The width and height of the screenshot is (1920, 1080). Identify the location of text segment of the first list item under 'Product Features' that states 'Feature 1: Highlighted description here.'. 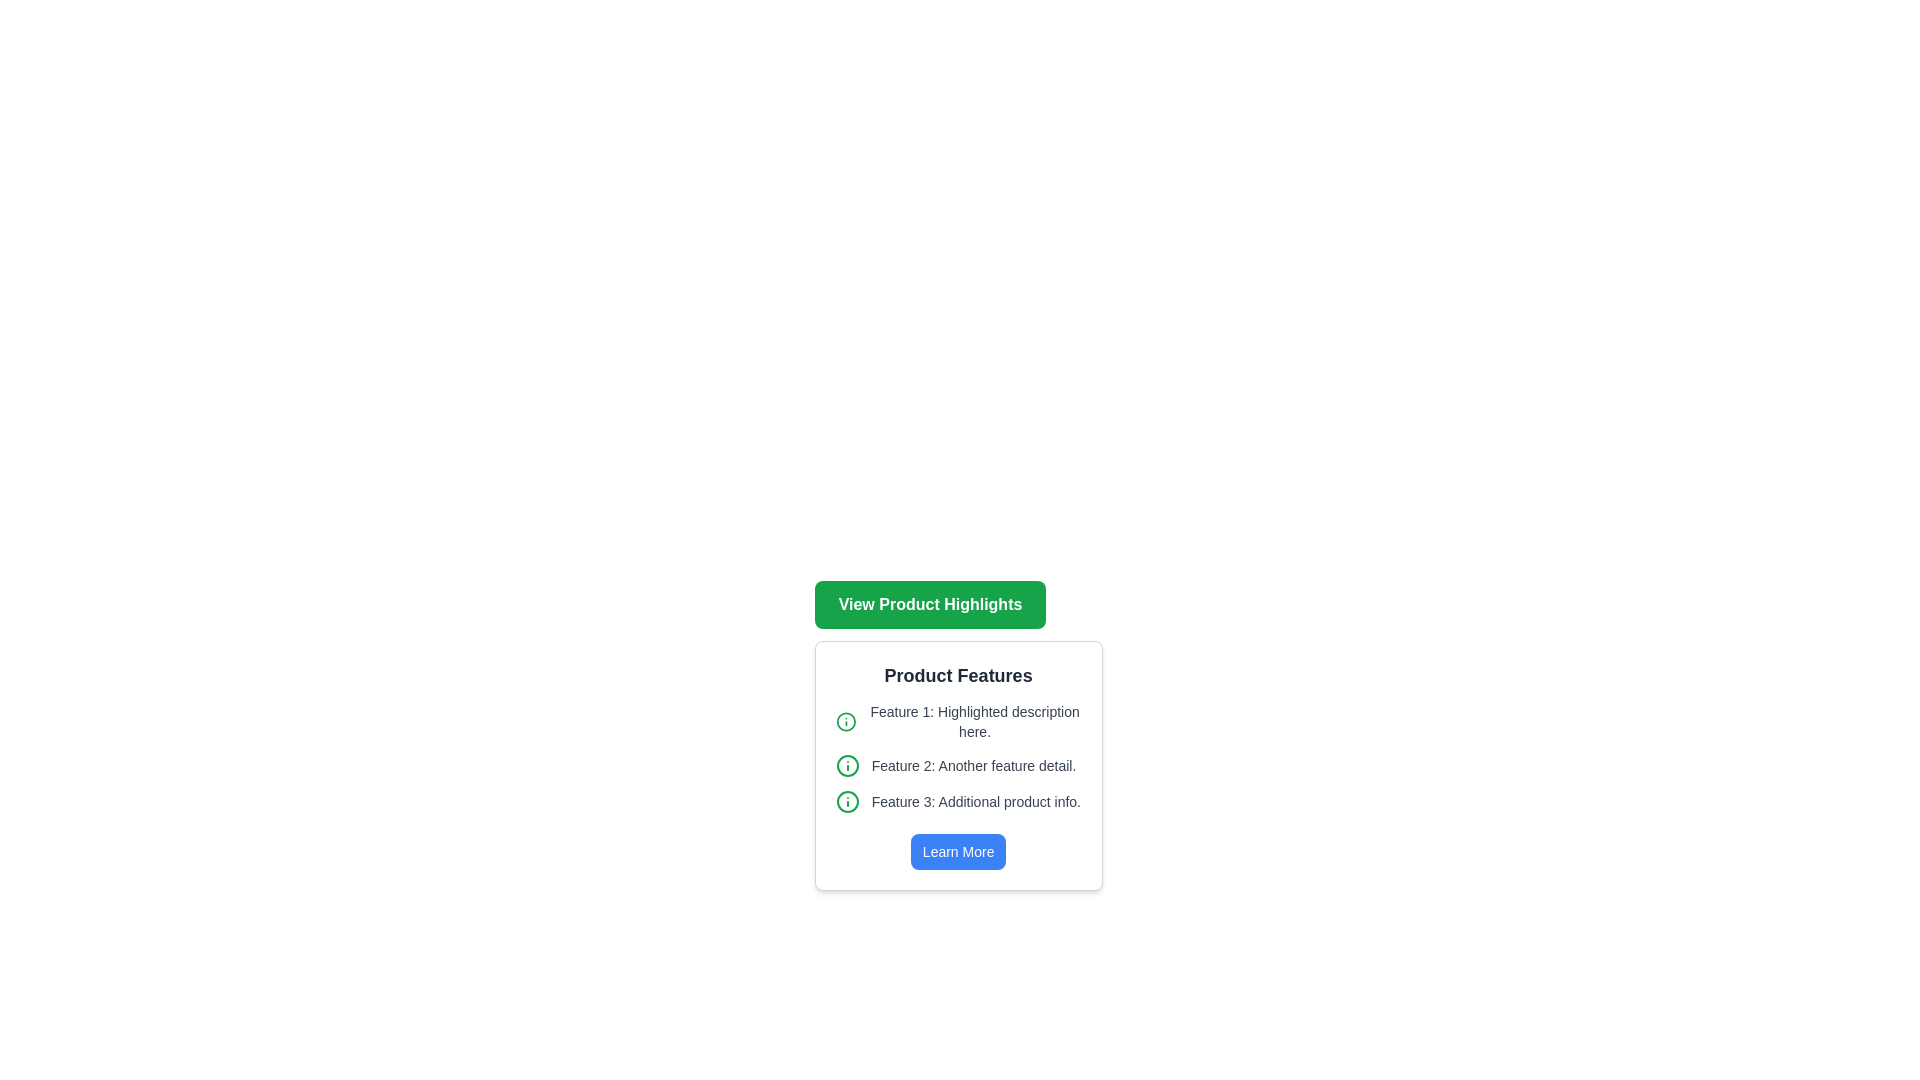
(957, 721).